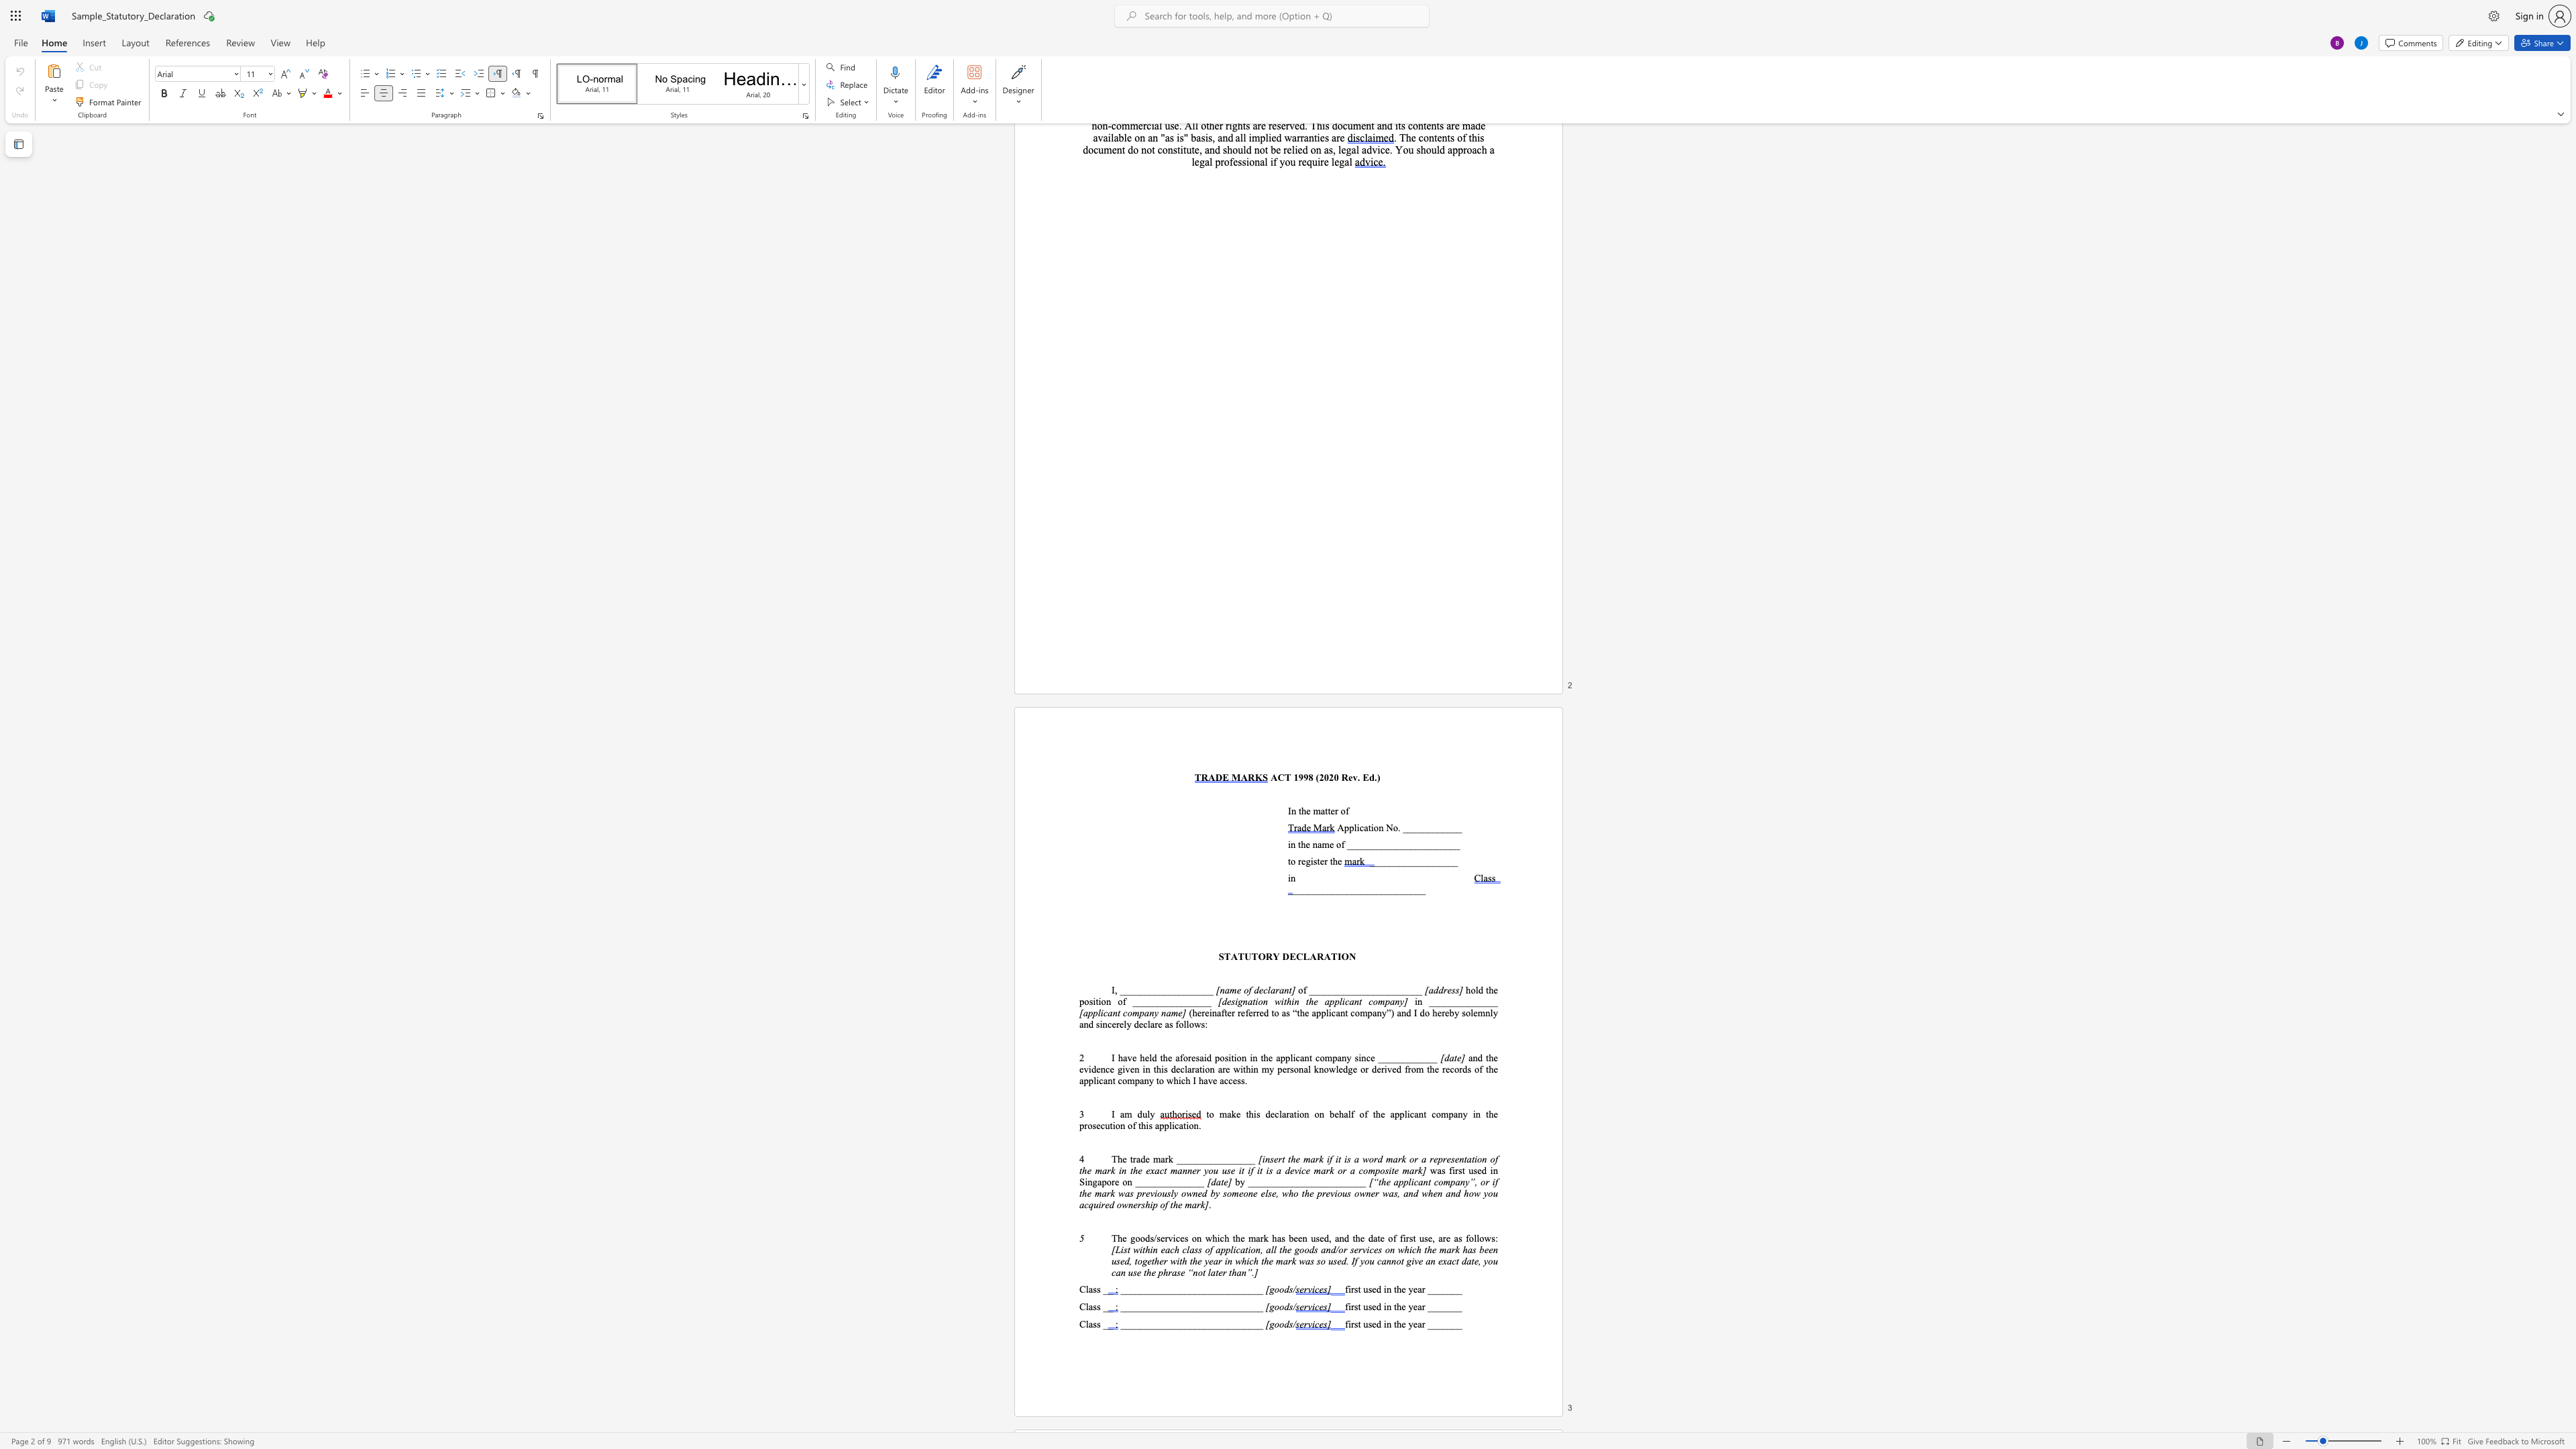 The height and width of the screenshot is (1449, 2576). I want to click on the subset text "__" within the text "by ________________________", so click(1354, 1181).